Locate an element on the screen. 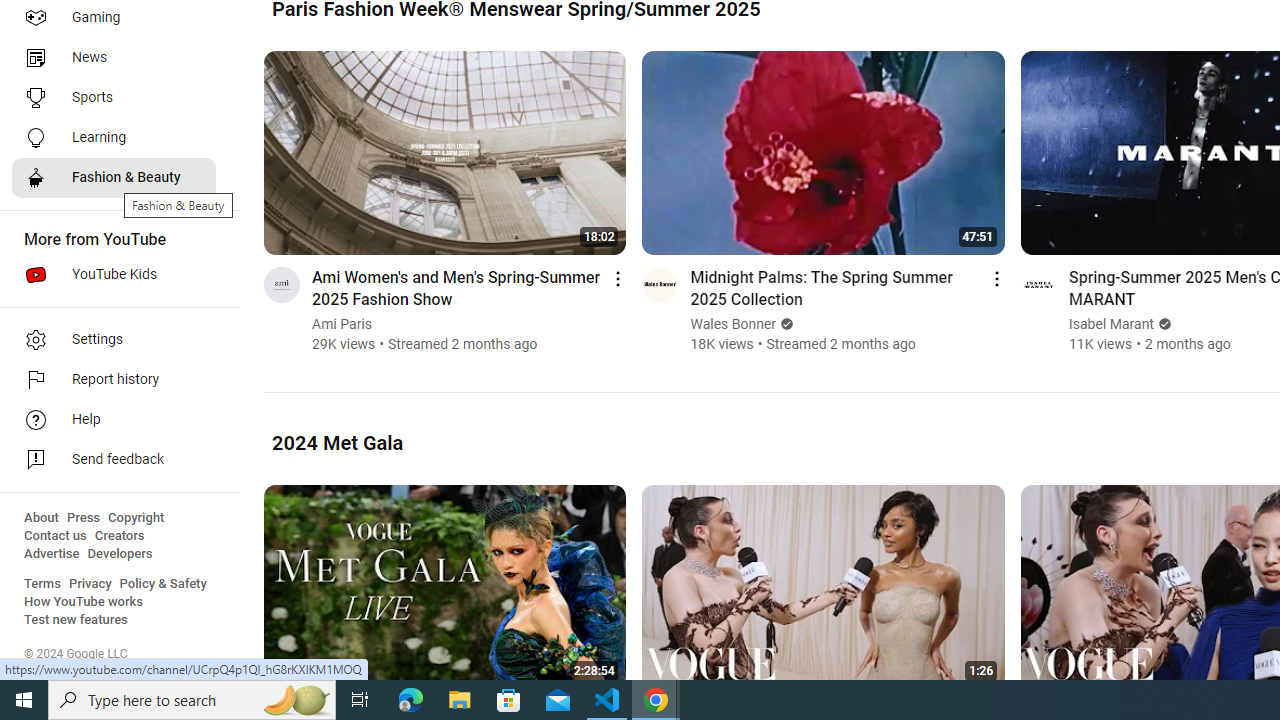  'Privacy' is located at coordinates (89, 584).